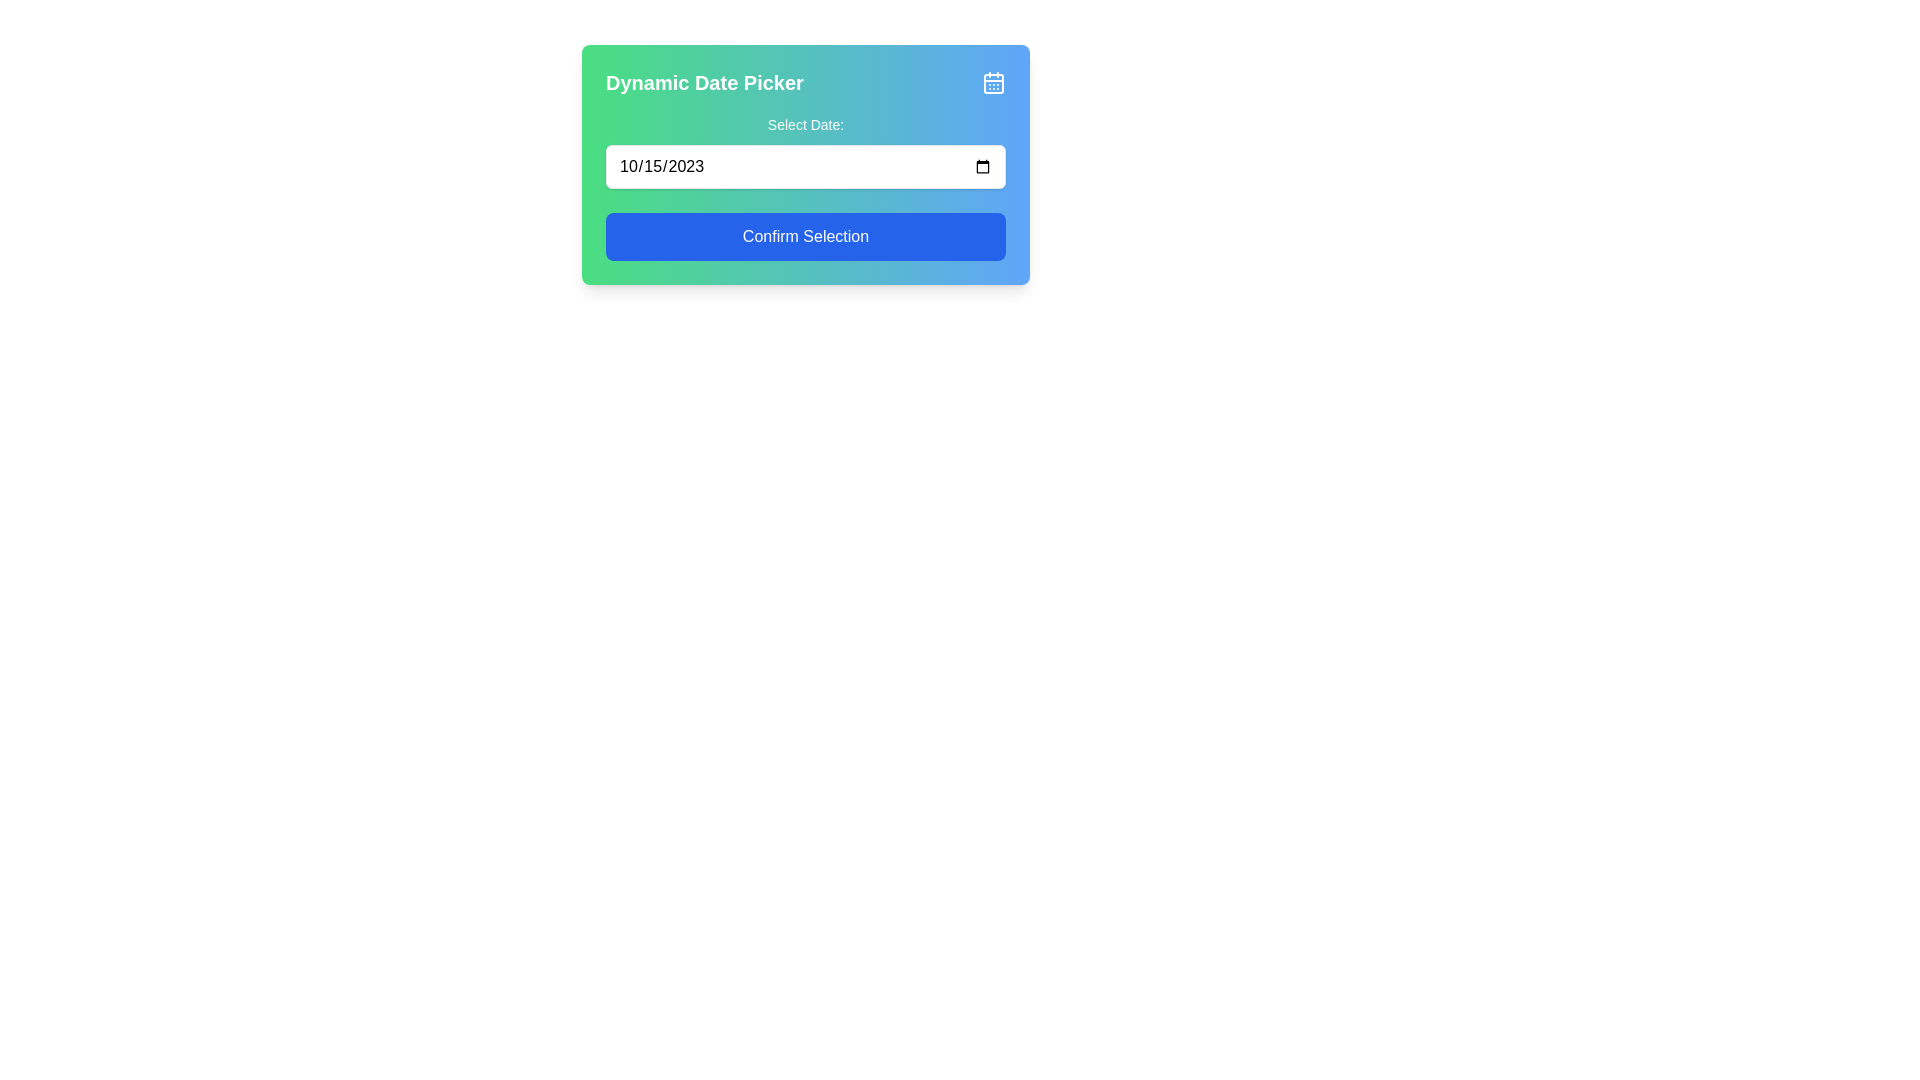 The width and height of the screenshot is (1920, 1080). I want to click on the calendar icon located in the upper-right corner of the 'Dynamic Date Picker' section, so click(993, 82).